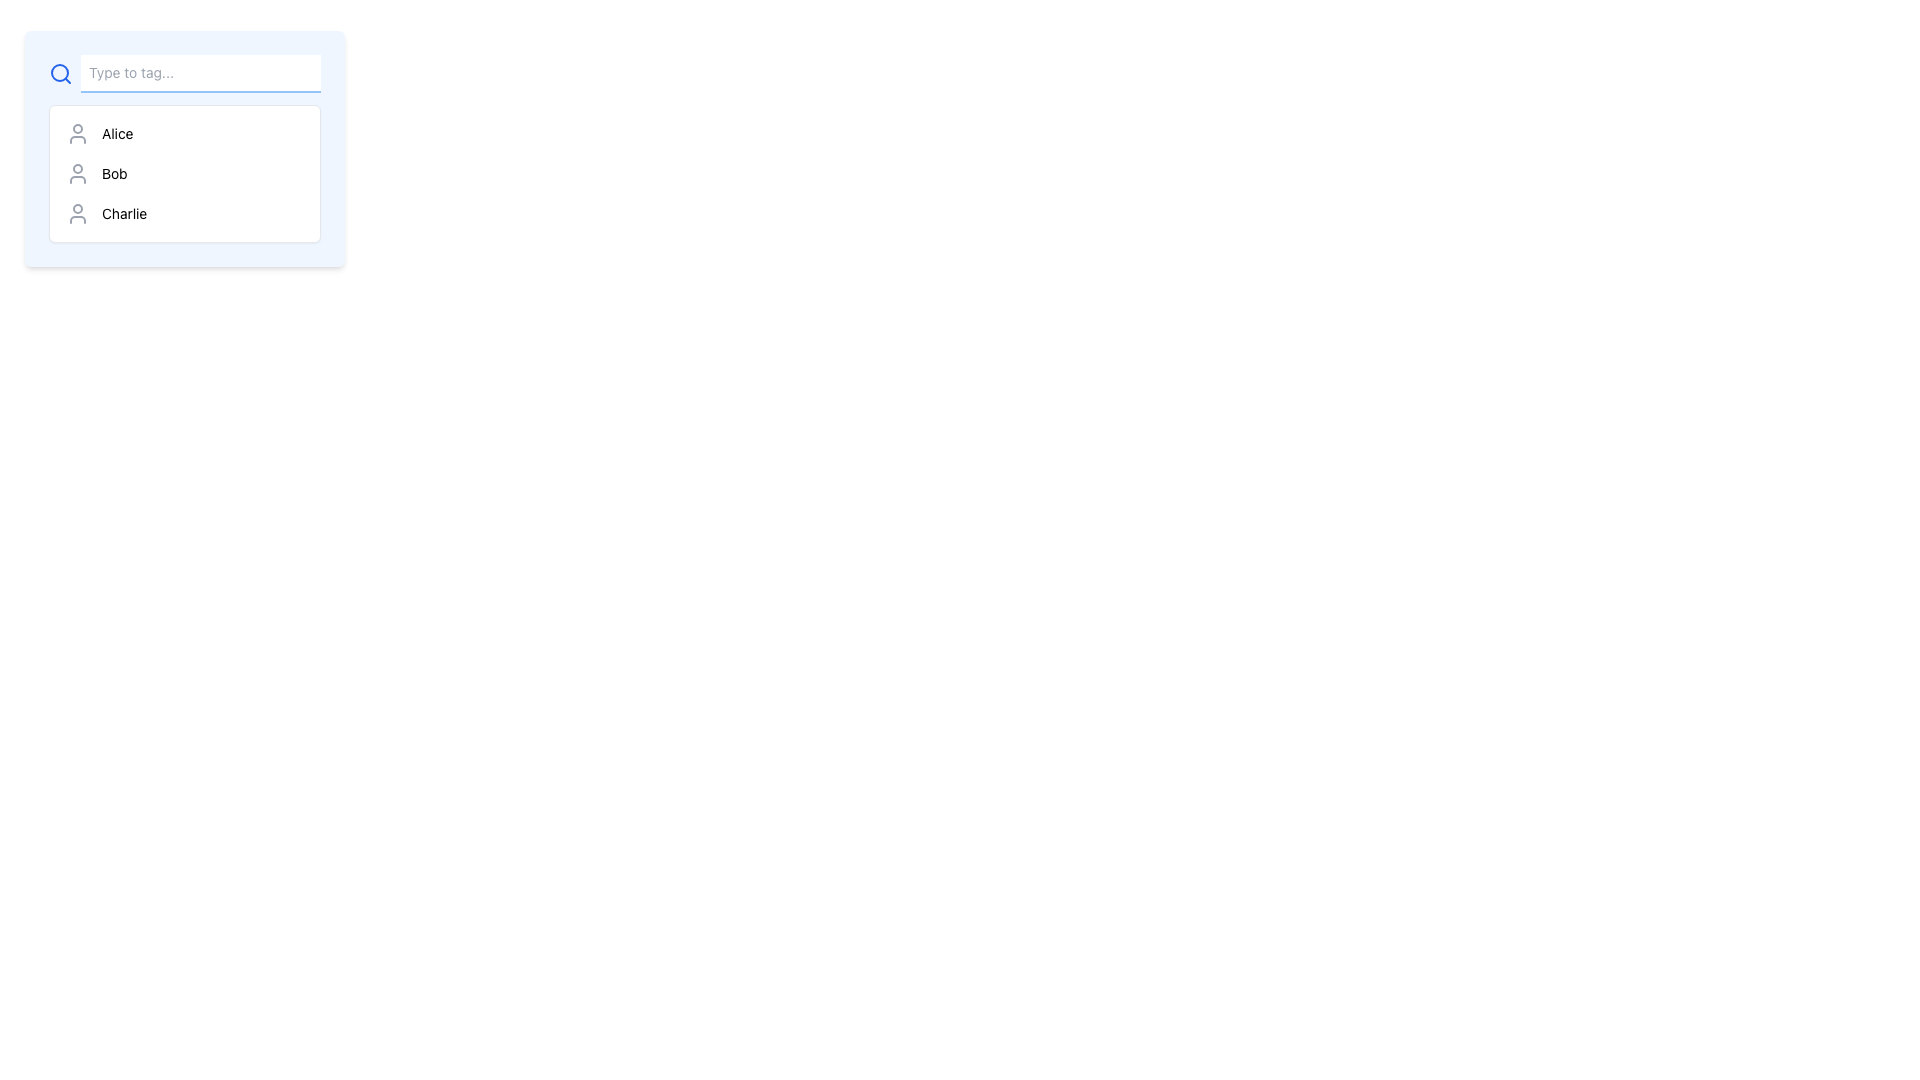 The width and height of the screenshot is (1920, 1080). I want to click on the search input component, which consists of a blue search icon and a text input field, located at the top of the light blue background card, so click(185, 72).